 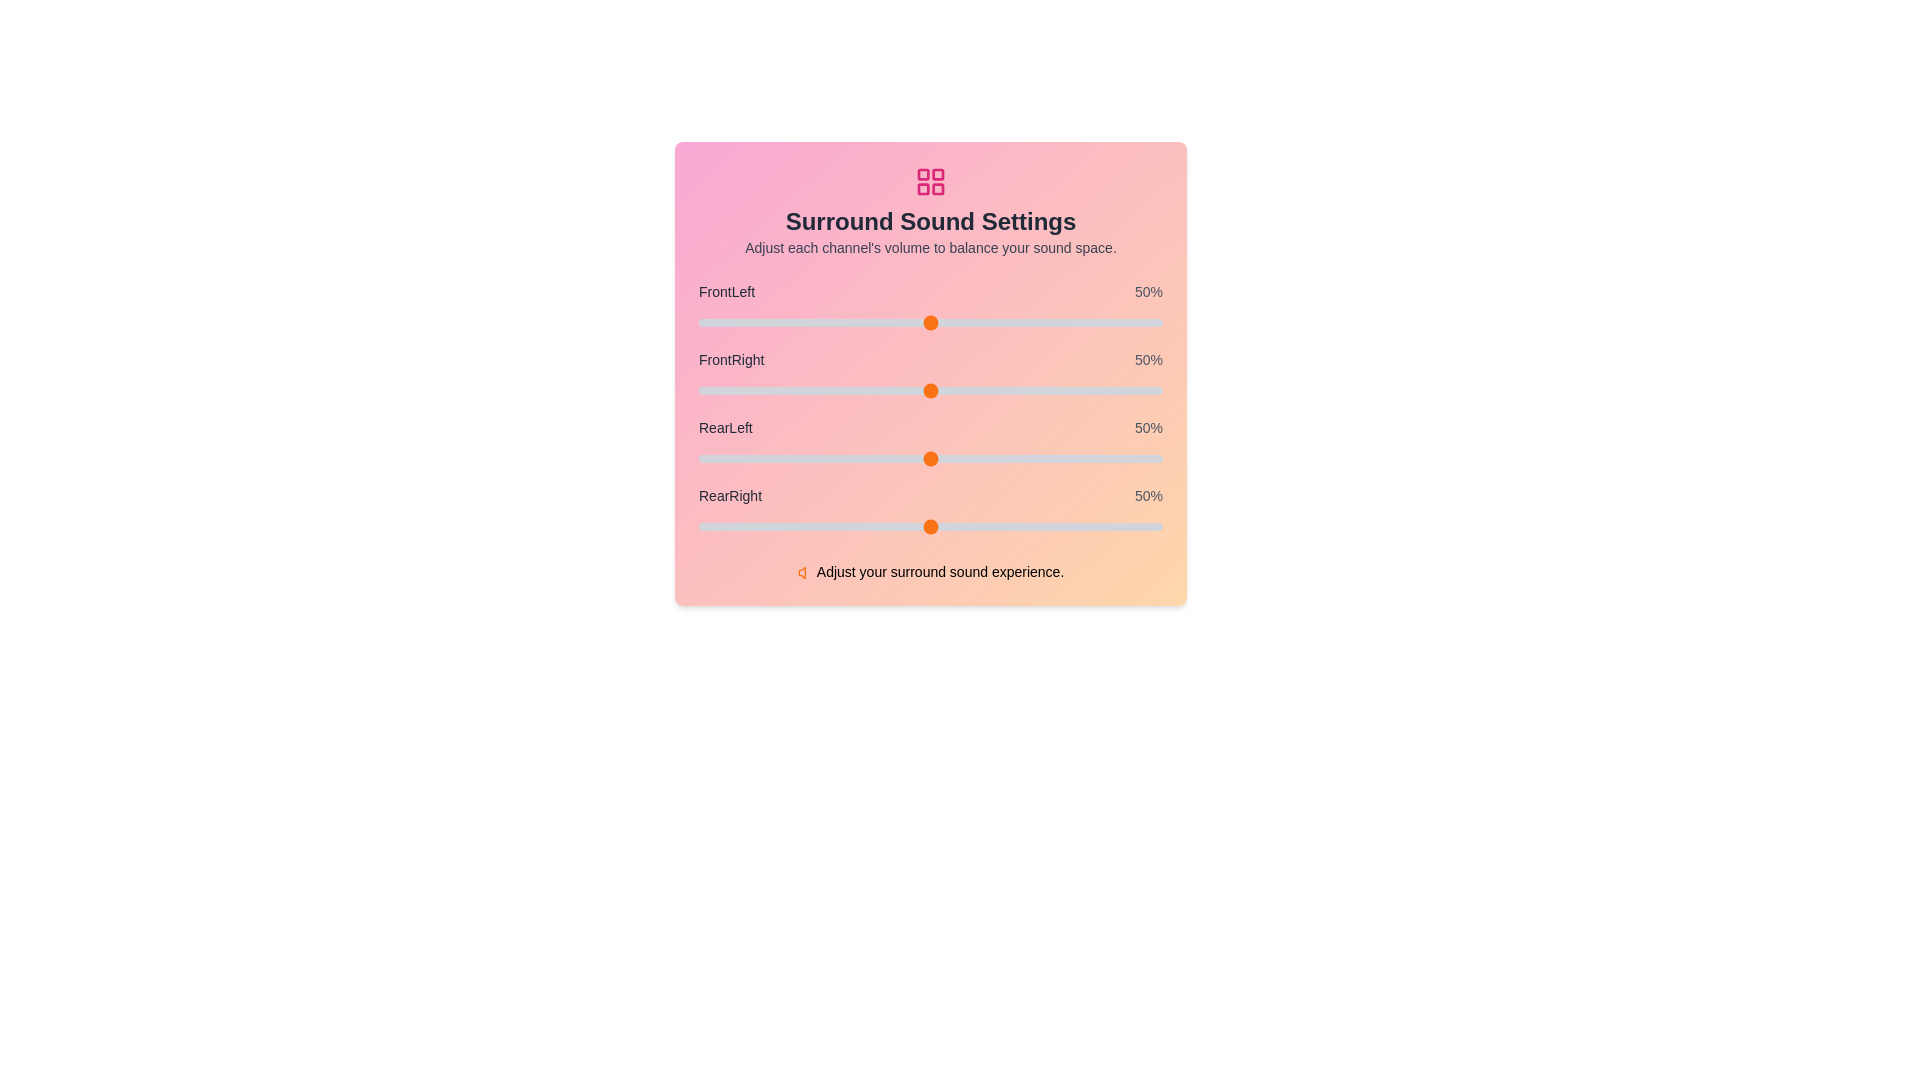 What do you see at coordinates (930, 181) in the screenshot?
I see `the icon next to the title` at bounding box center [930, 181].